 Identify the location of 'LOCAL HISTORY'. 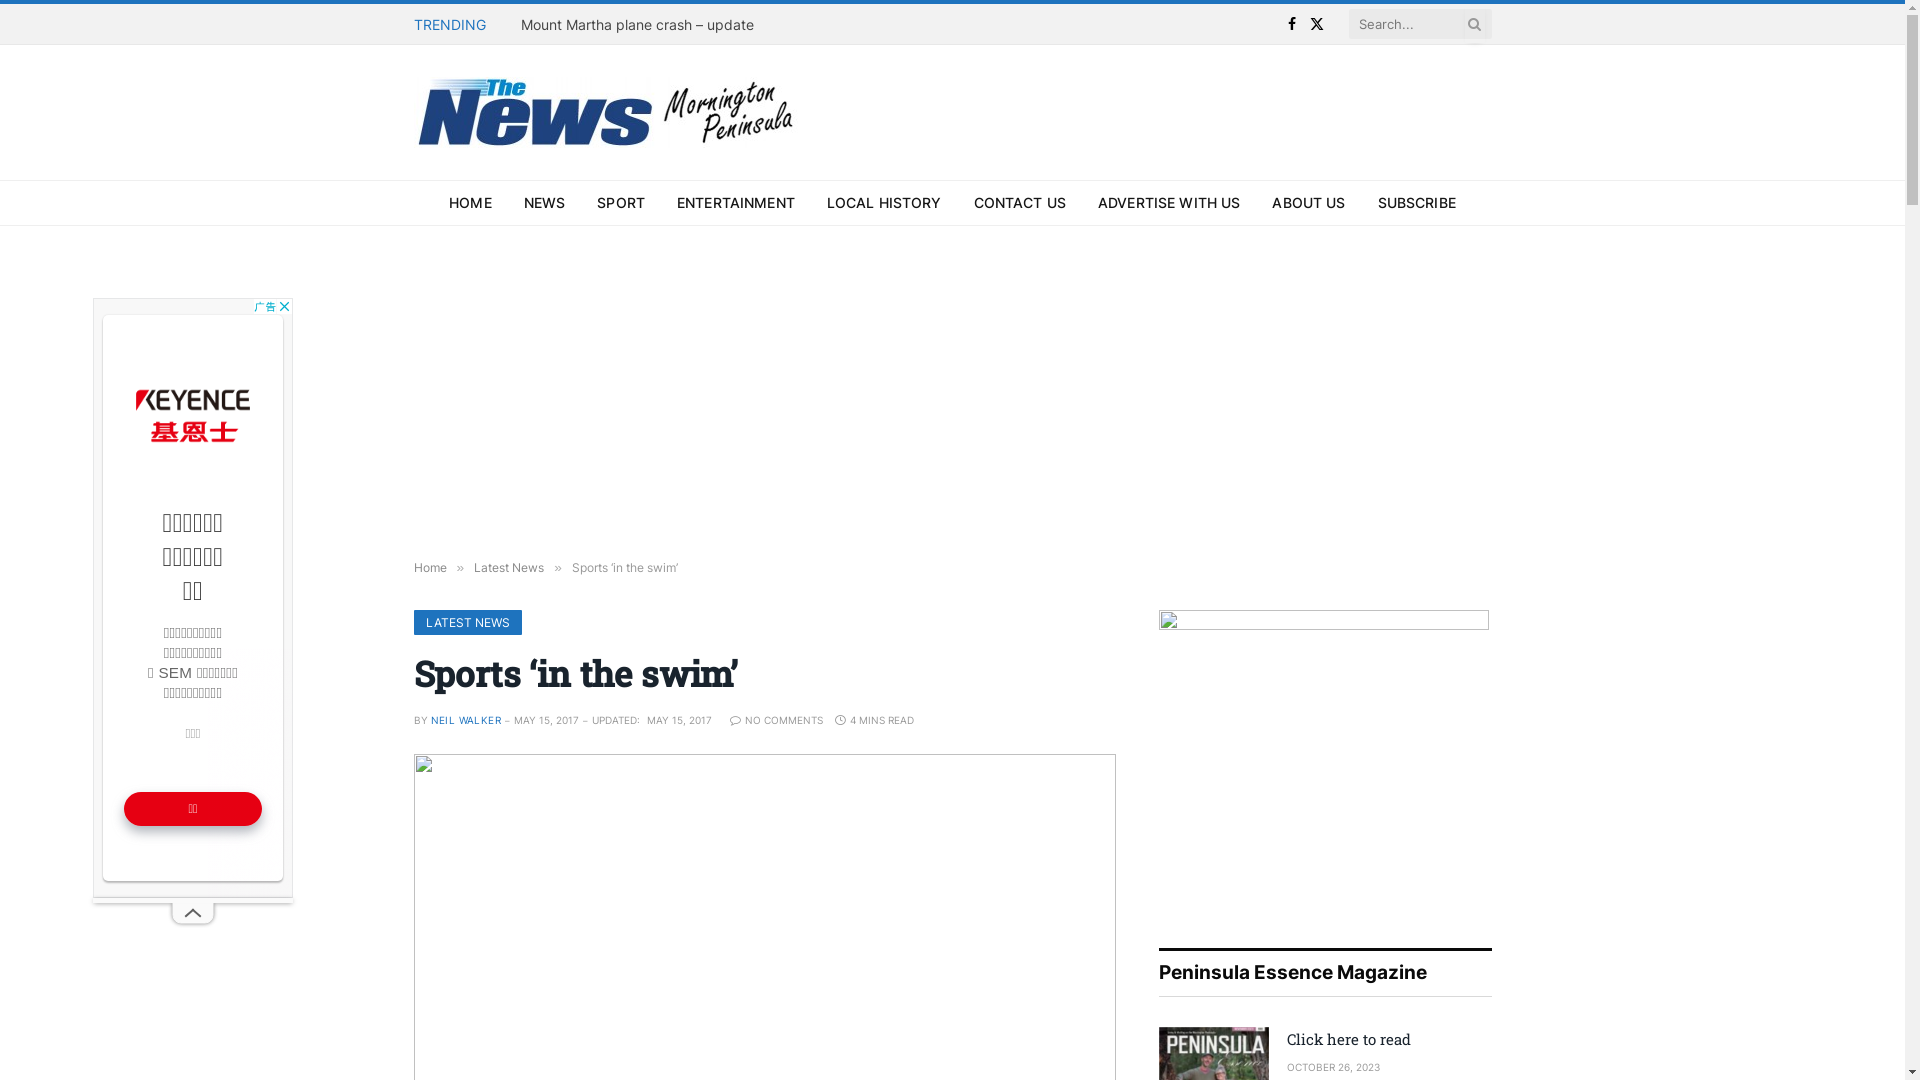
(883, 203).